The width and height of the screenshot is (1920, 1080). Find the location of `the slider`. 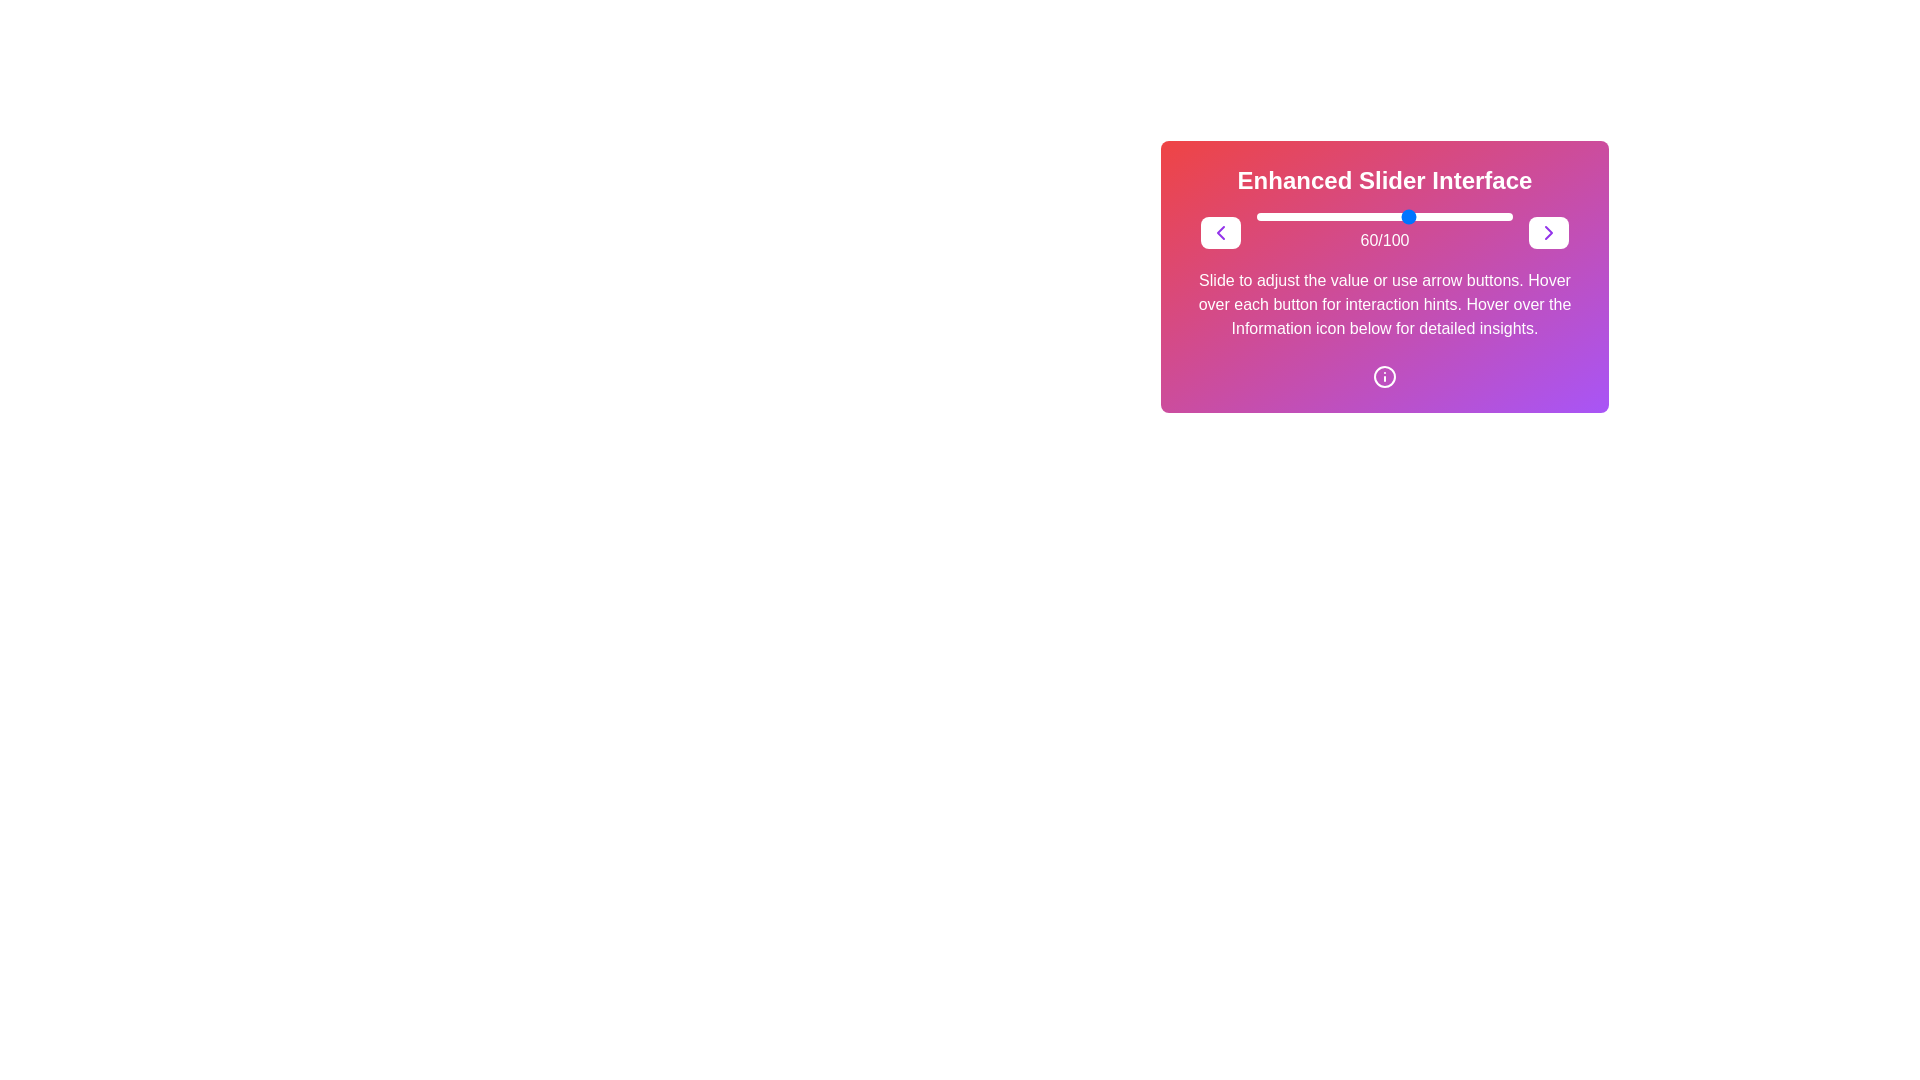

the slider is located at coordinates (1351, 216).